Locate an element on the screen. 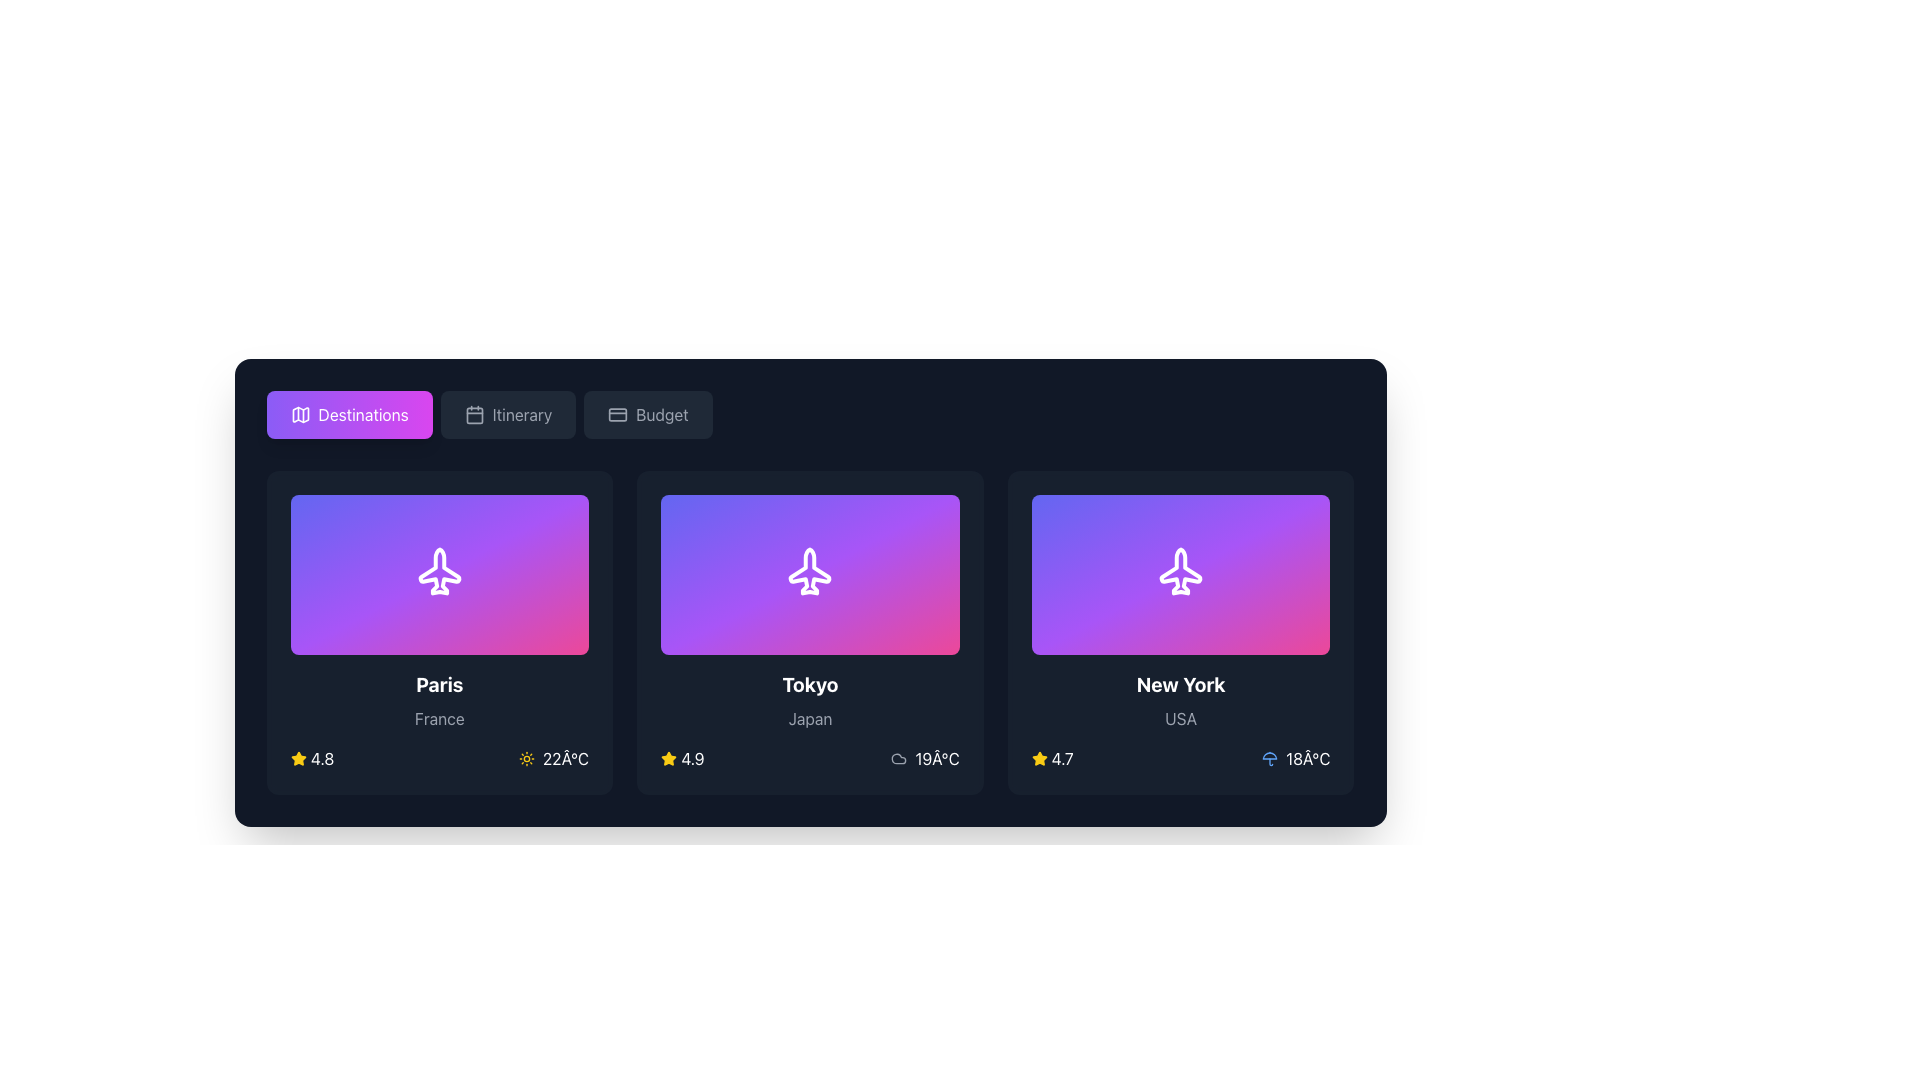 This screenshot has height=1080, width=1920. the flight or travel icon located on the card labeled 'Tokyo, Japan', which is the middle card in a horizontally aligned group is located at coordinates (810, 574).